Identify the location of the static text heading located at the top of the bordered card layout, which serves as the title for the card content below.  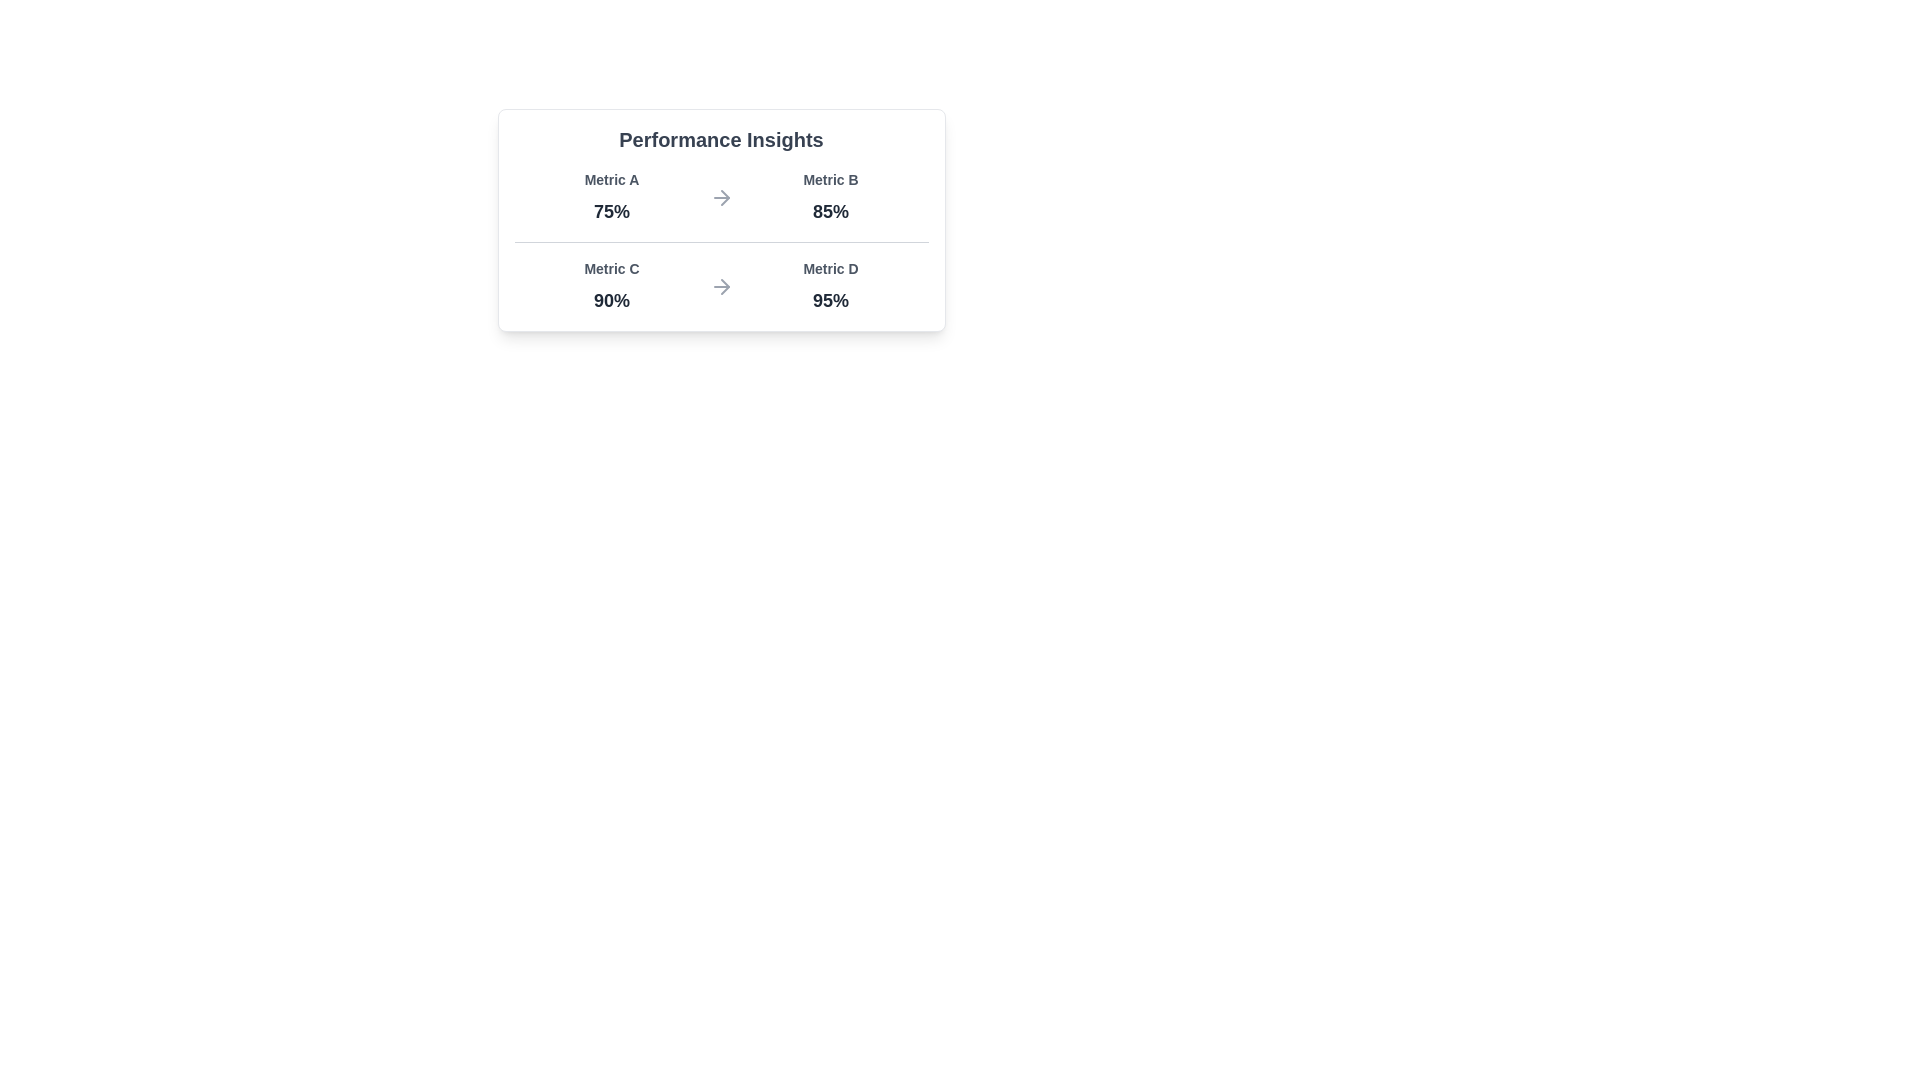
(720, 138).